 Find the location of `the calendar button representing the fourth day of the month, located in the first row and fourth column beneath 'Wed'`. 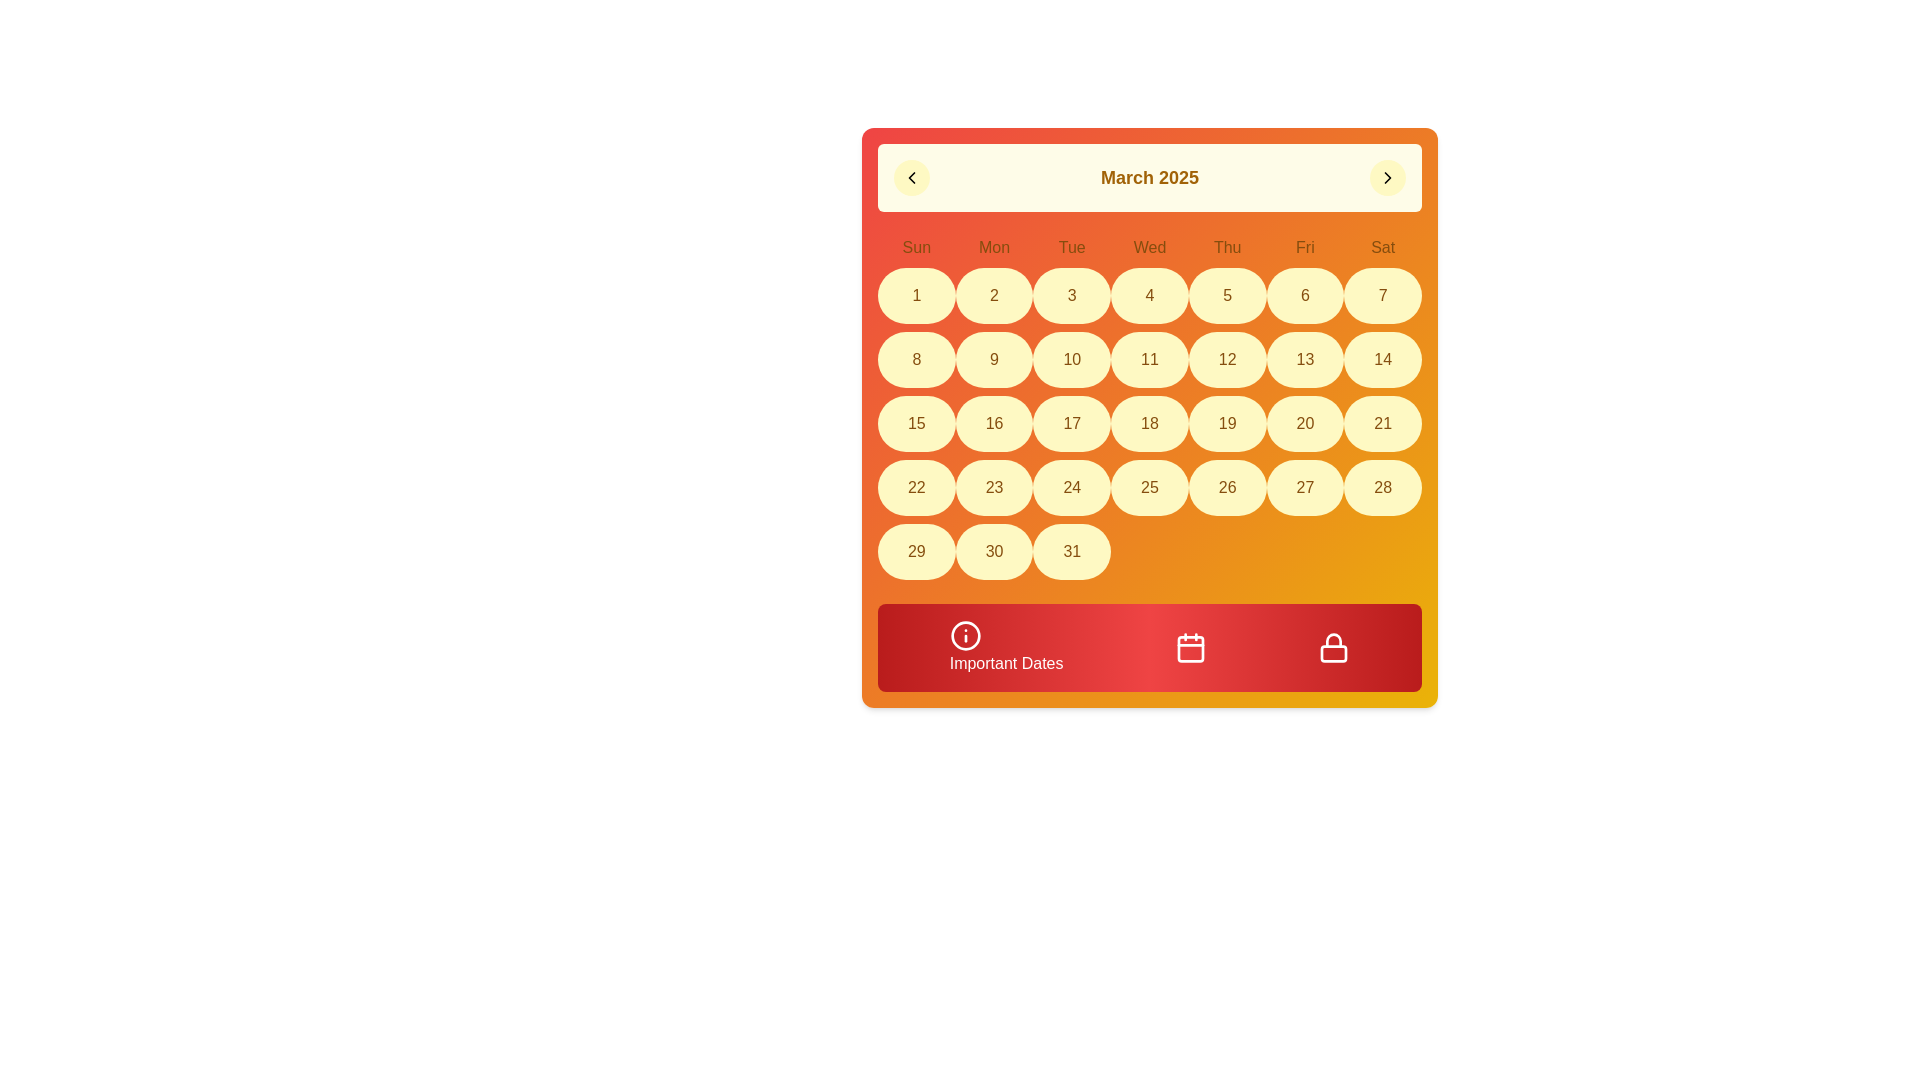

the calendar button representing the fourth day of the month, located in the first row and fourth column beneath 'Wed' is located at coordinates (1150, 296).